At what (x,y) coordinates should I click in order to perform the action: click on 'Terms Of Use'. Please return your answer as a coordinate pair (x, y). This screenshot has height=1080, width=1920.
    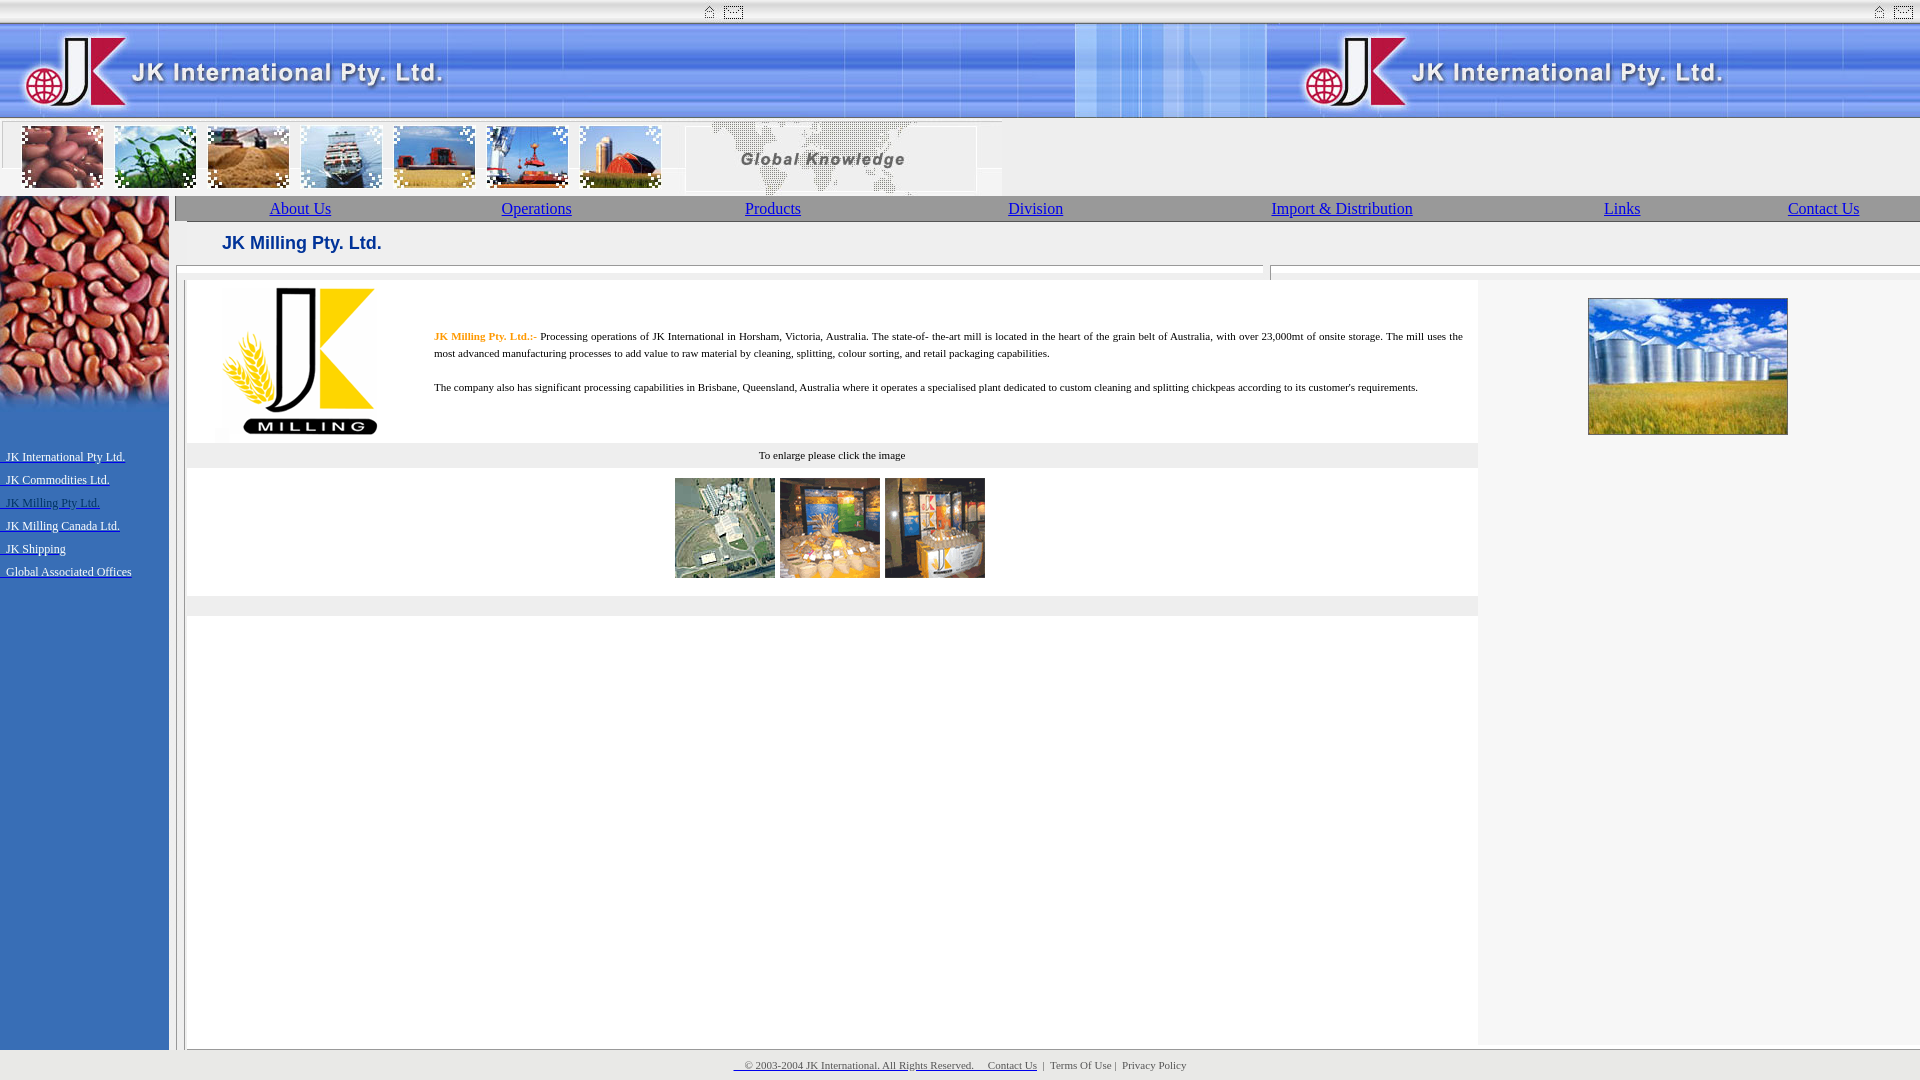
    Looking at the image, I should click on (1079, 1063).